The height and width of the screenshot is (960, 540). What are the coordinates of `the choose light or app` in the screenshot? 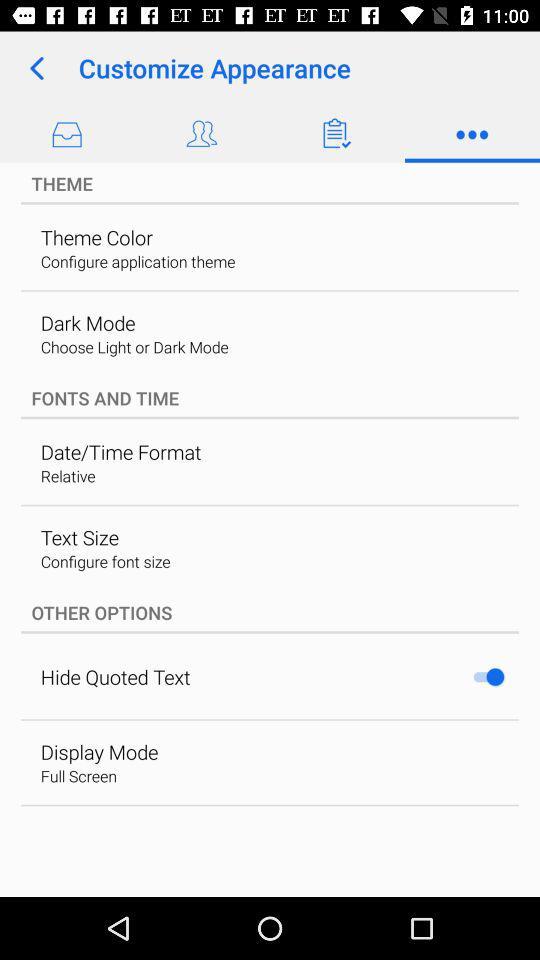 It's located at (134, 347).